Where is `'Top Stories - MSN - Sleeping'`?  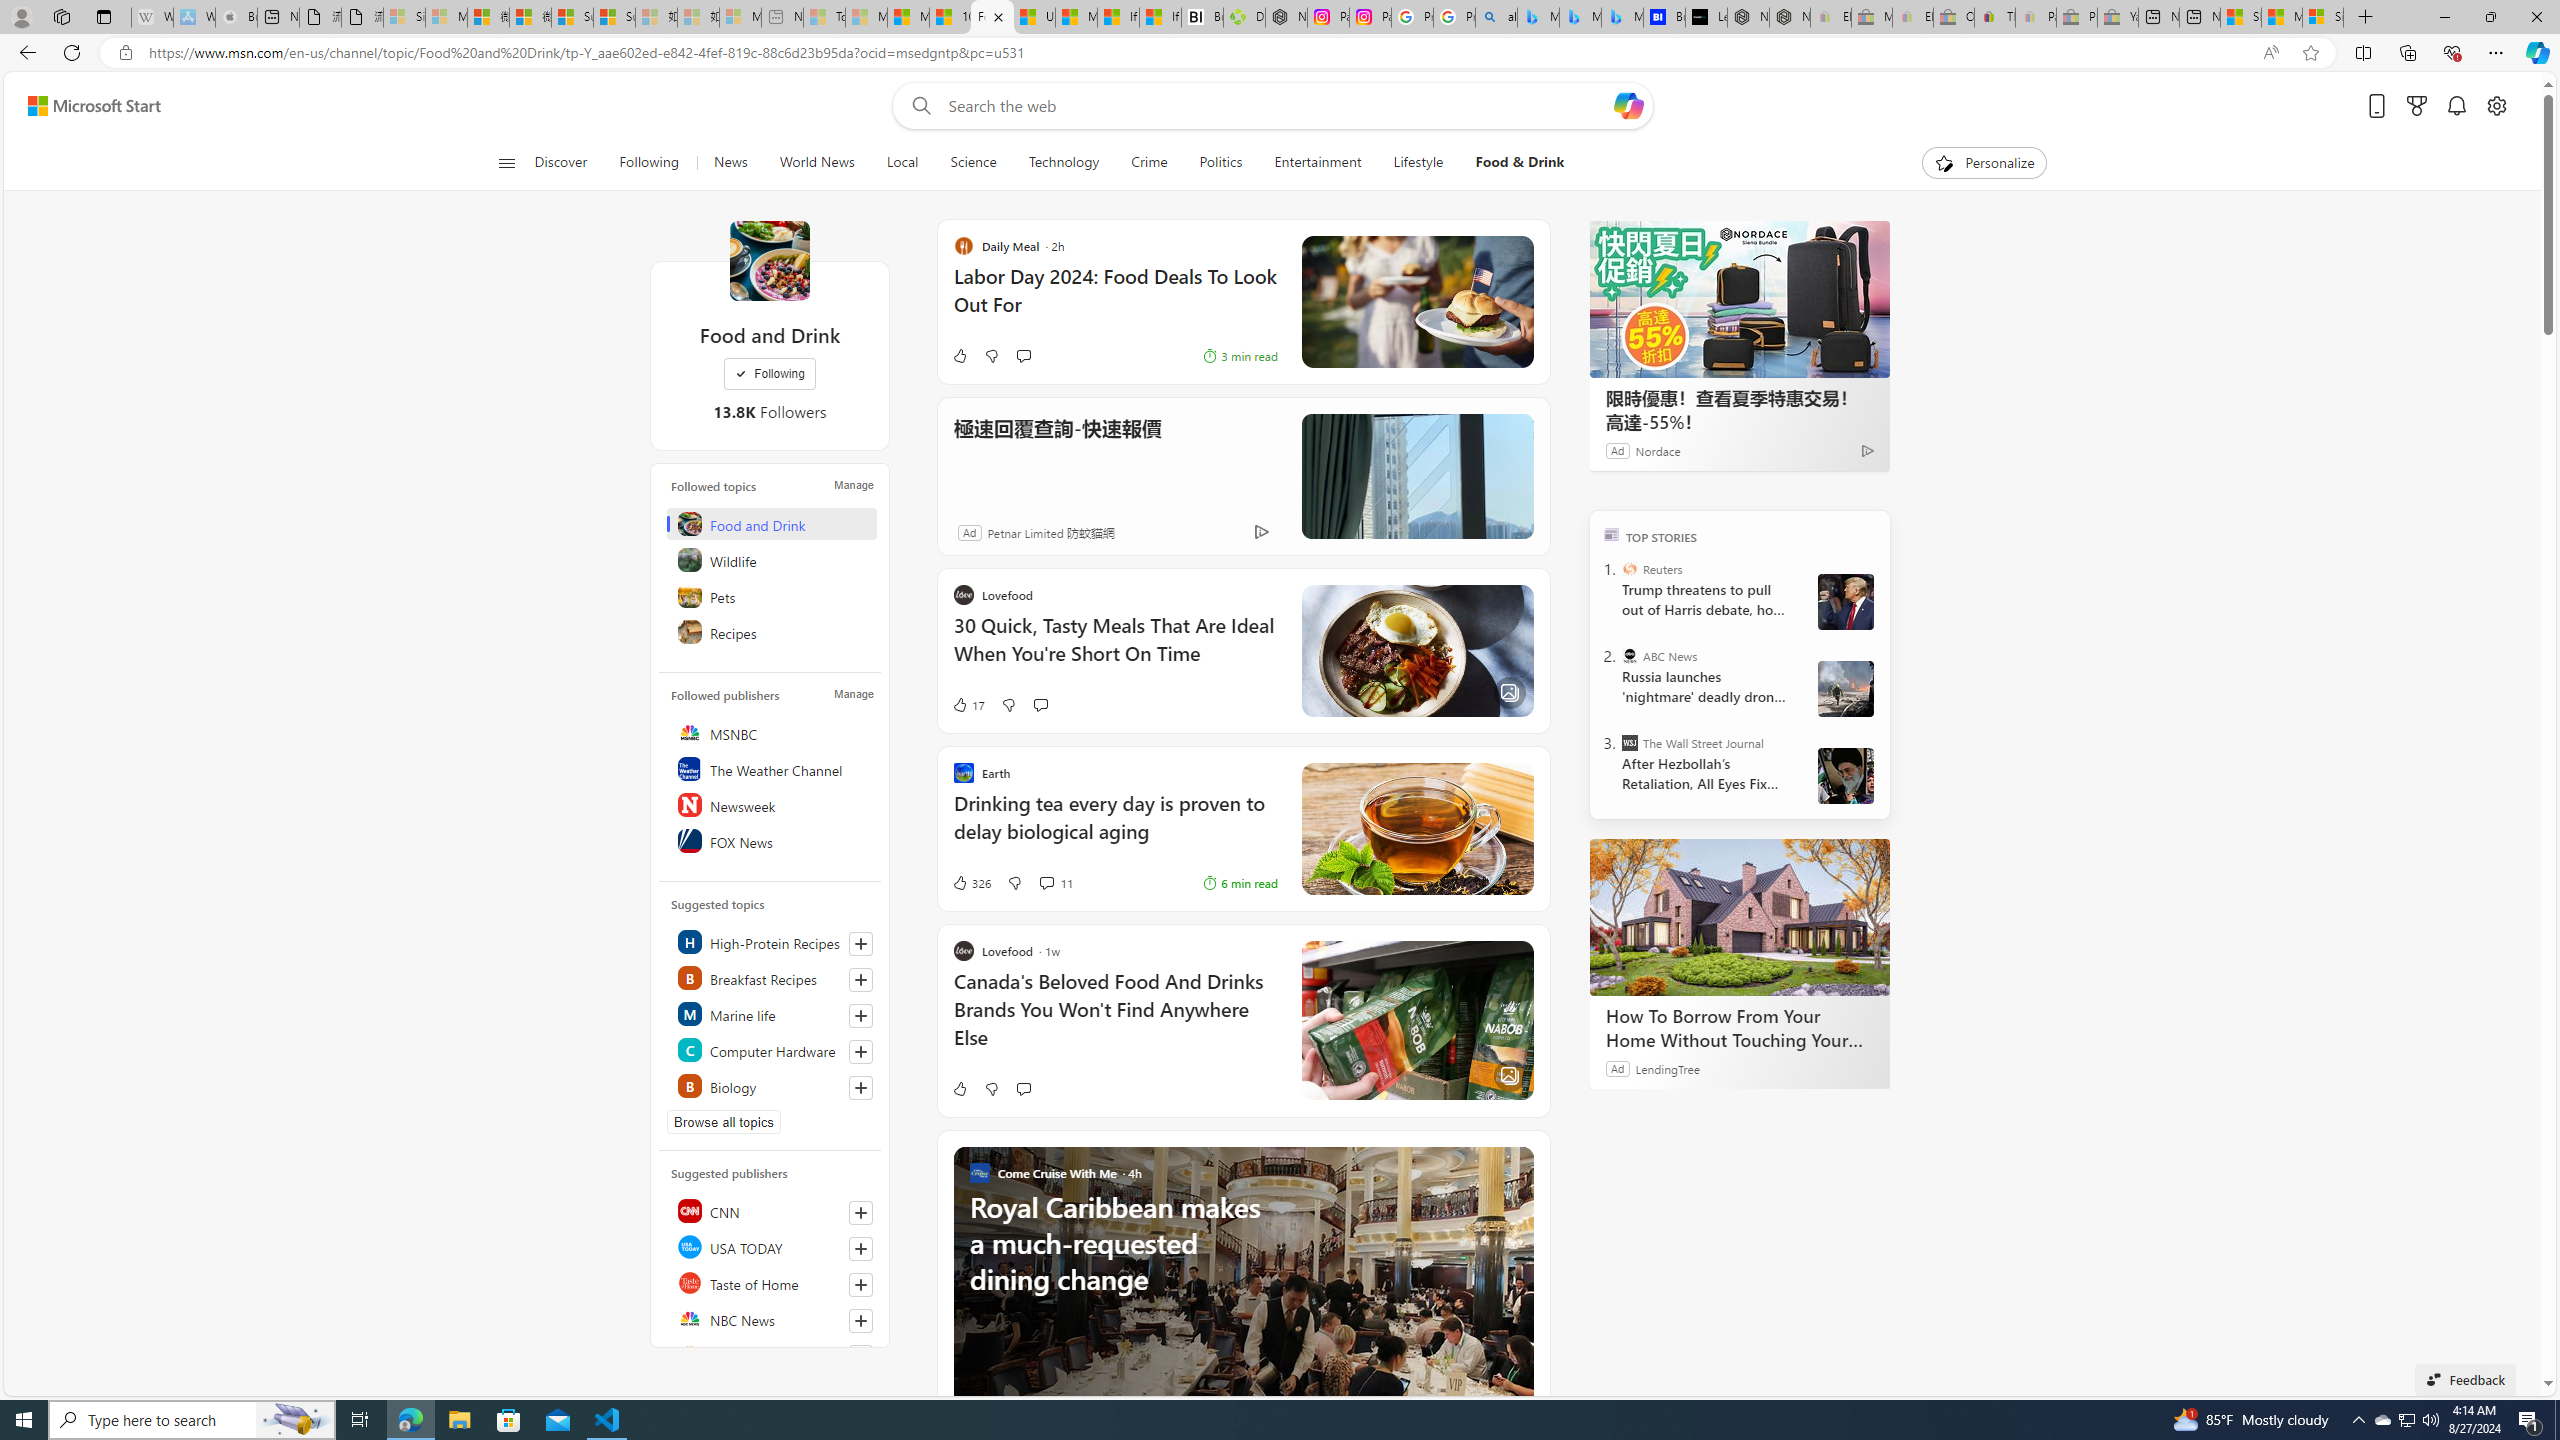
'Top Stories - MSN - Sleeping' is located at coordinates (824, 16).